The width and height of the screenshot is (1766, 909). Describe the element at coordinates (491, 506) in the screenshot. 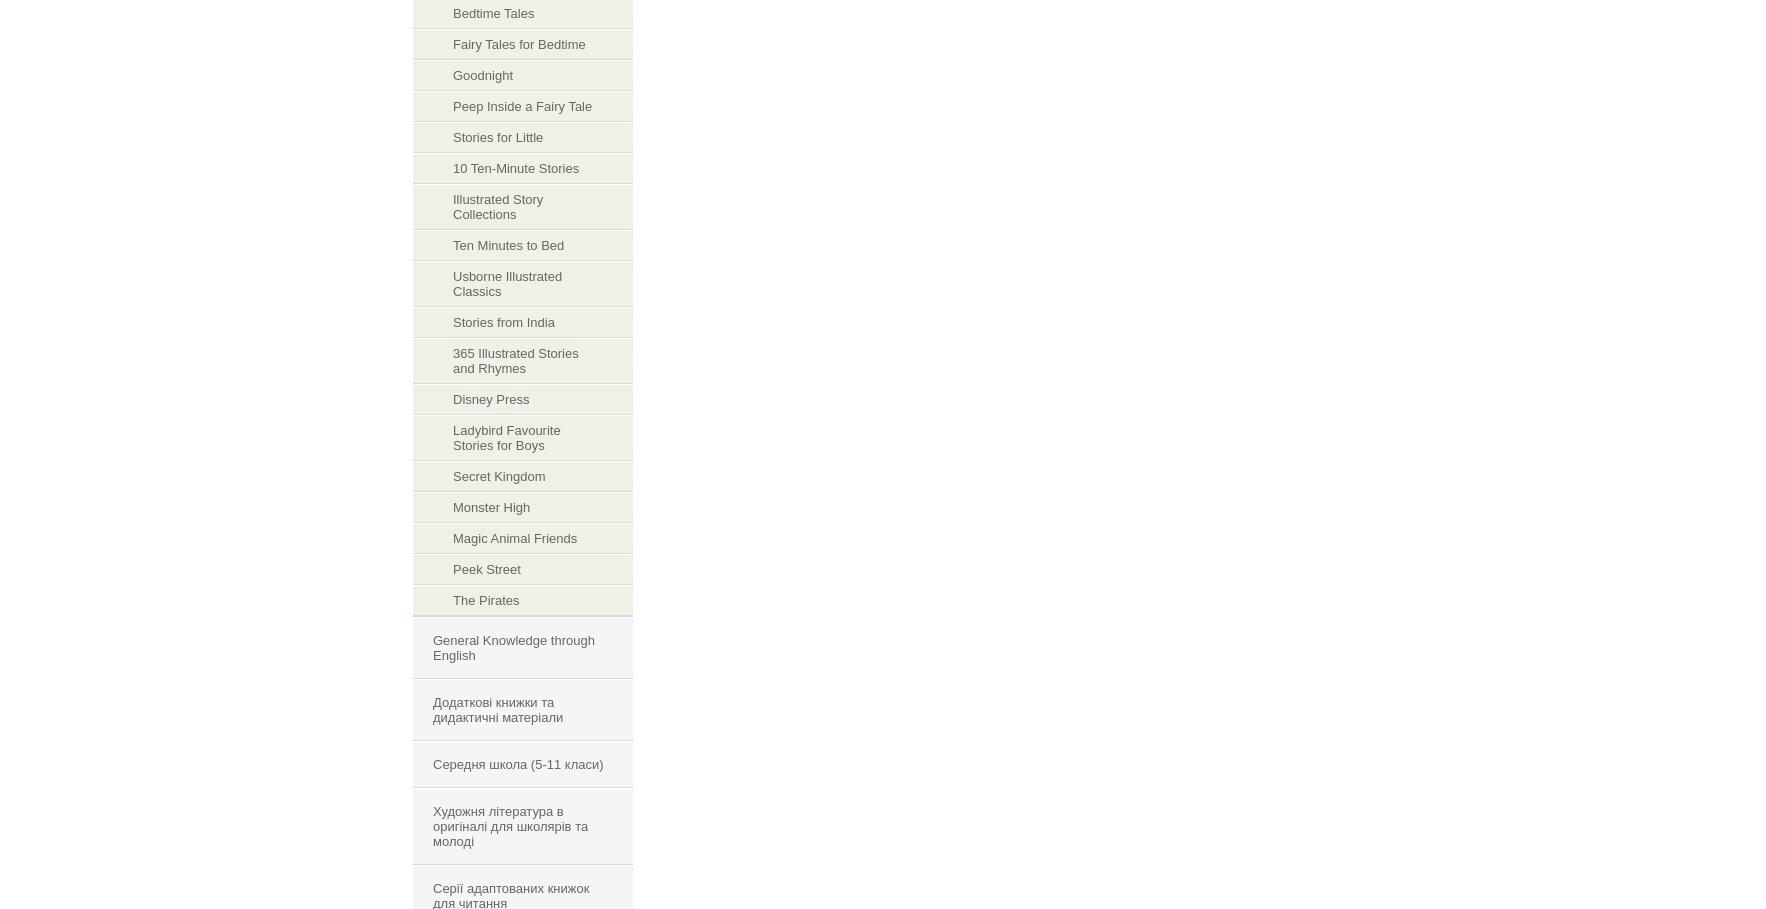

I see `'Monster High'` at that location.